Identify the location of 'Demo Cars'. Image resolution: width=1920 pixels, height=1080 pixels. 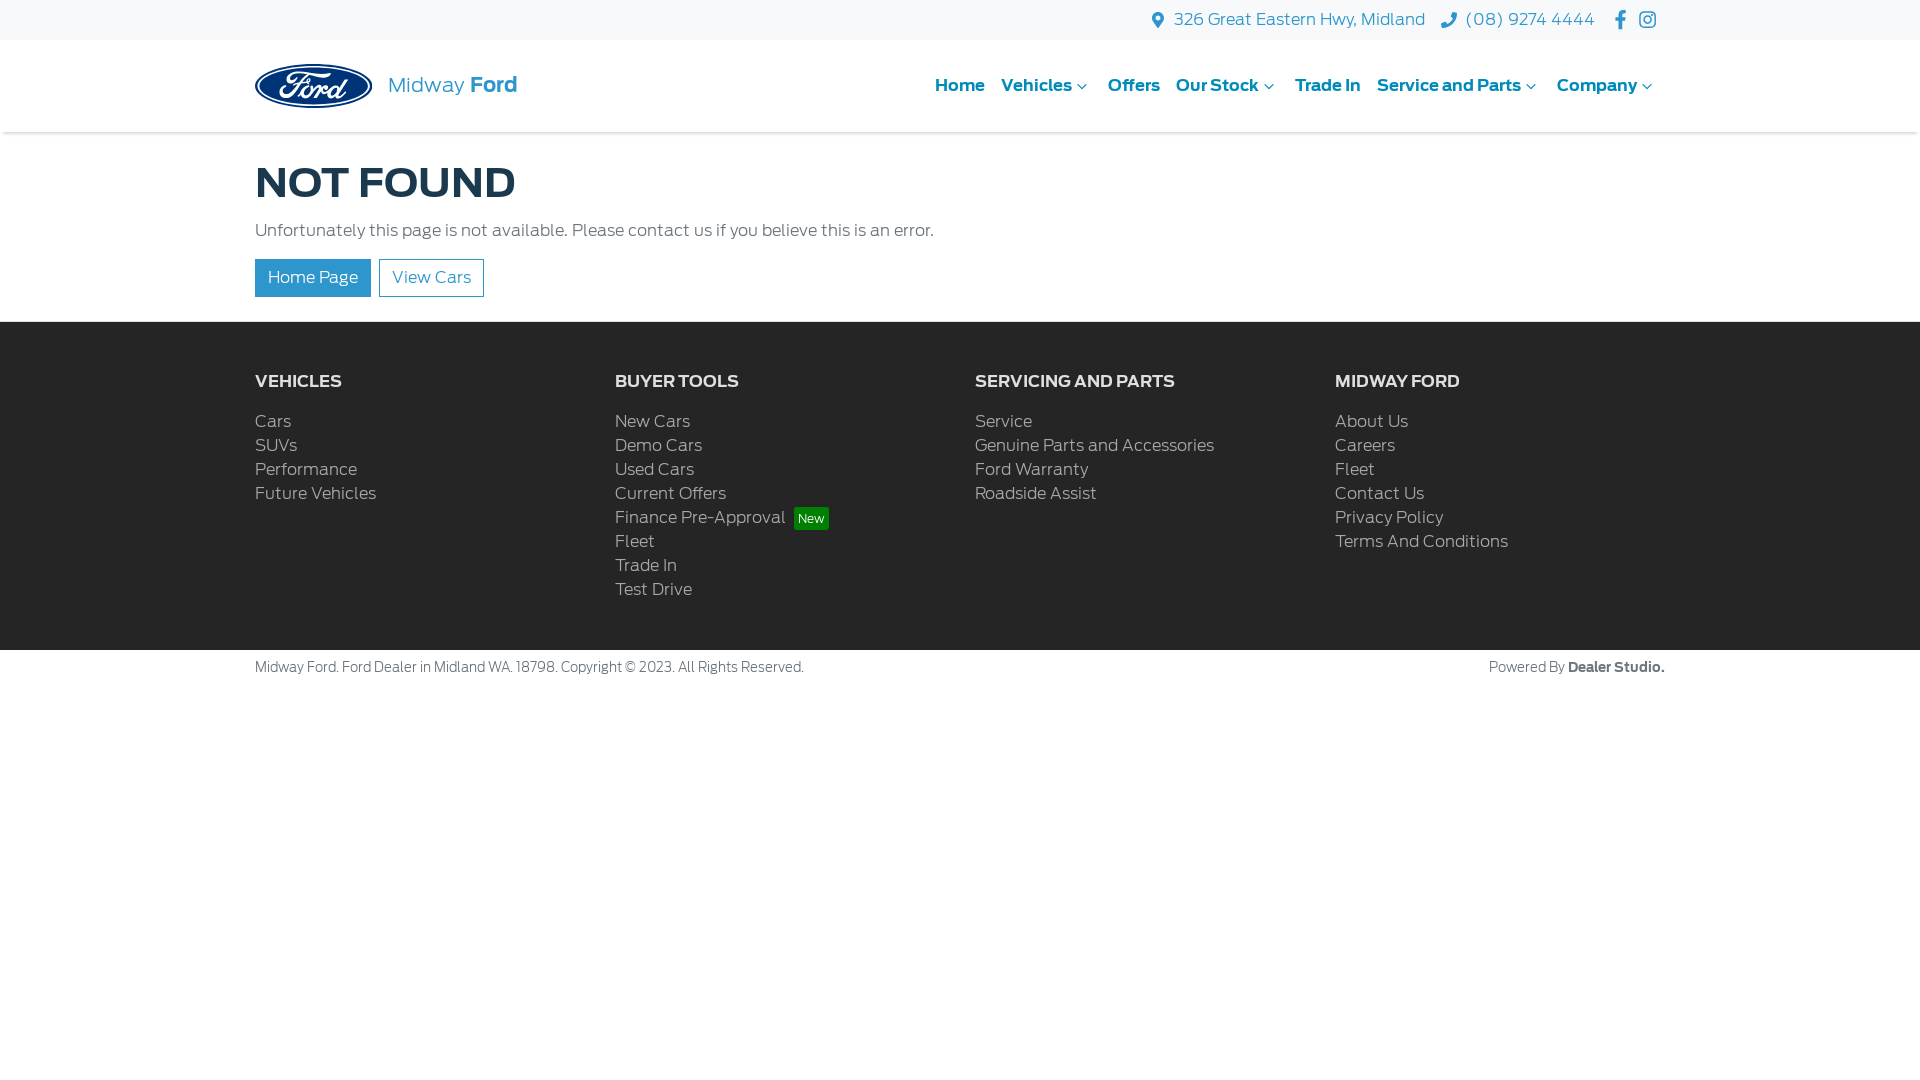
(658, 444).